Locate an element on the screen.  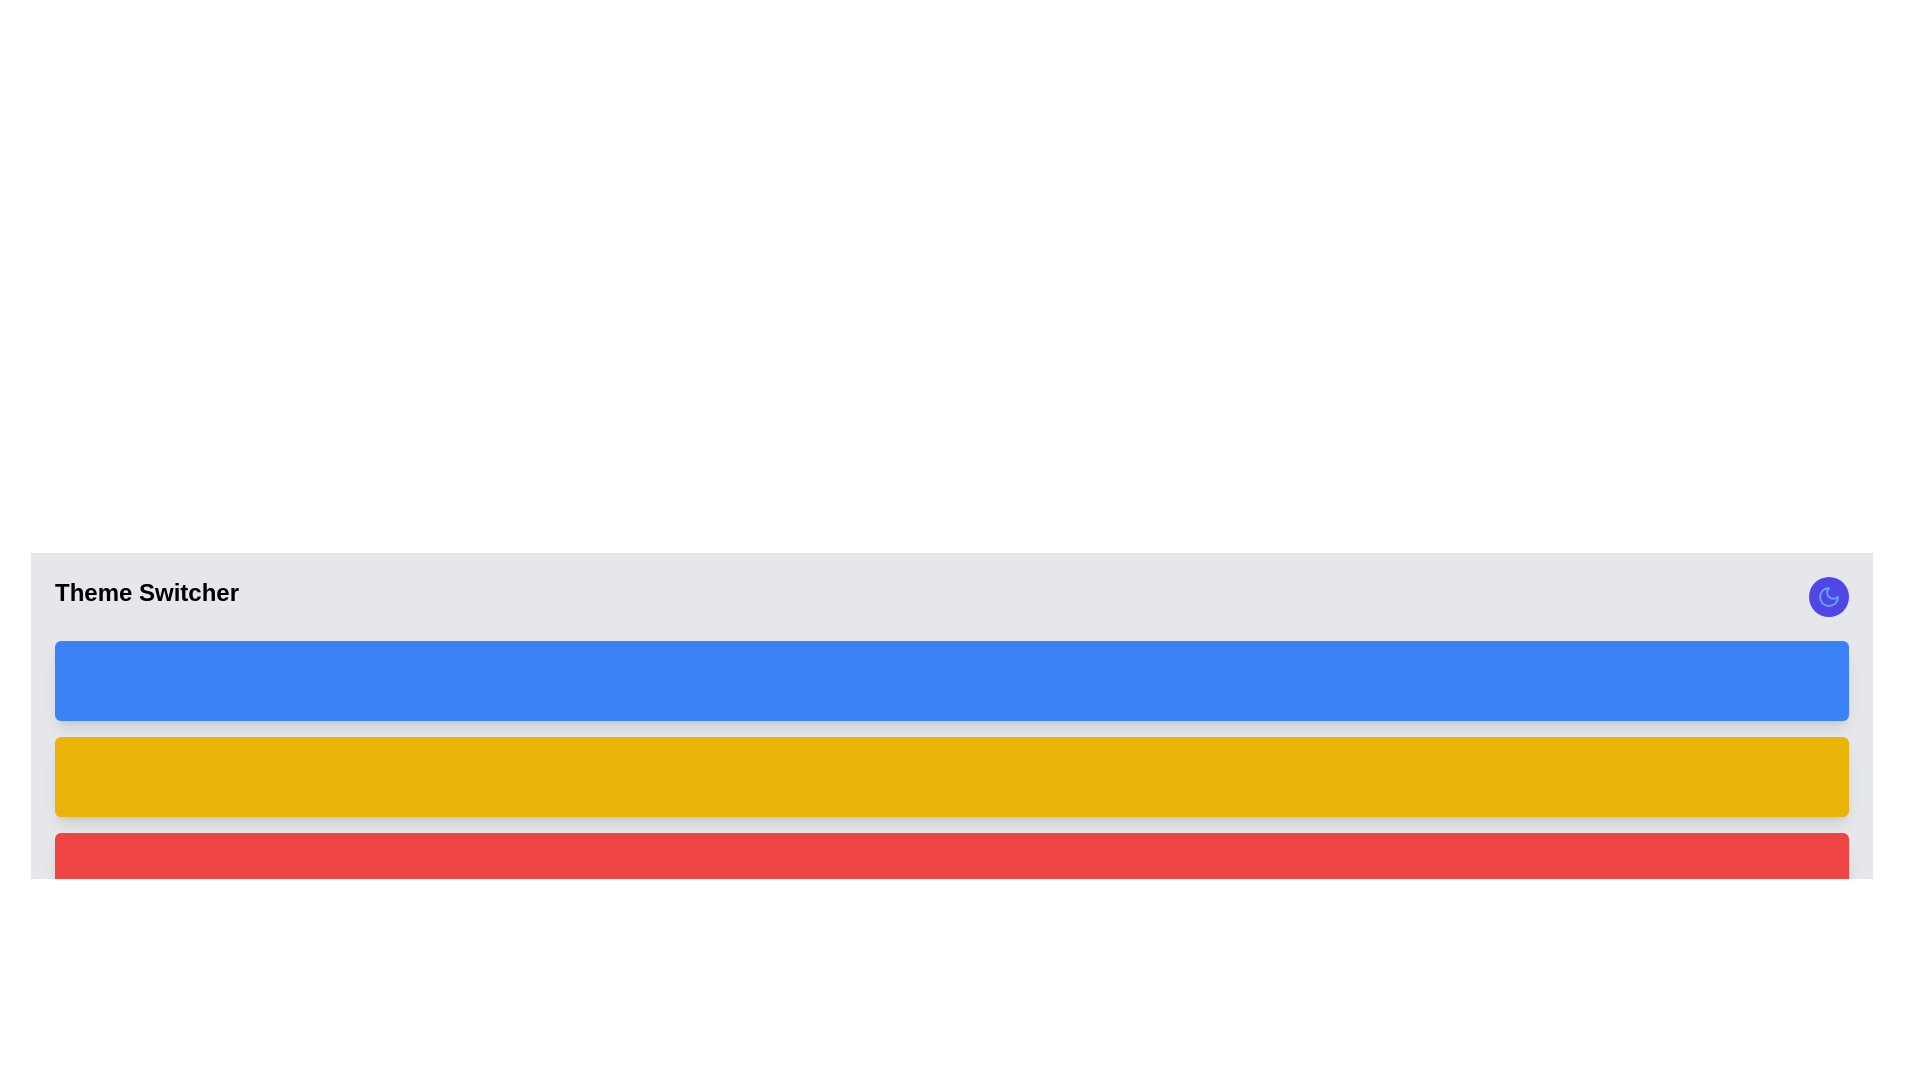
the theme switcher button located at the extreme right of the row, next to the 'Theme Switcher' text, to trigger a visual response is located at coordinates (1828, 596).